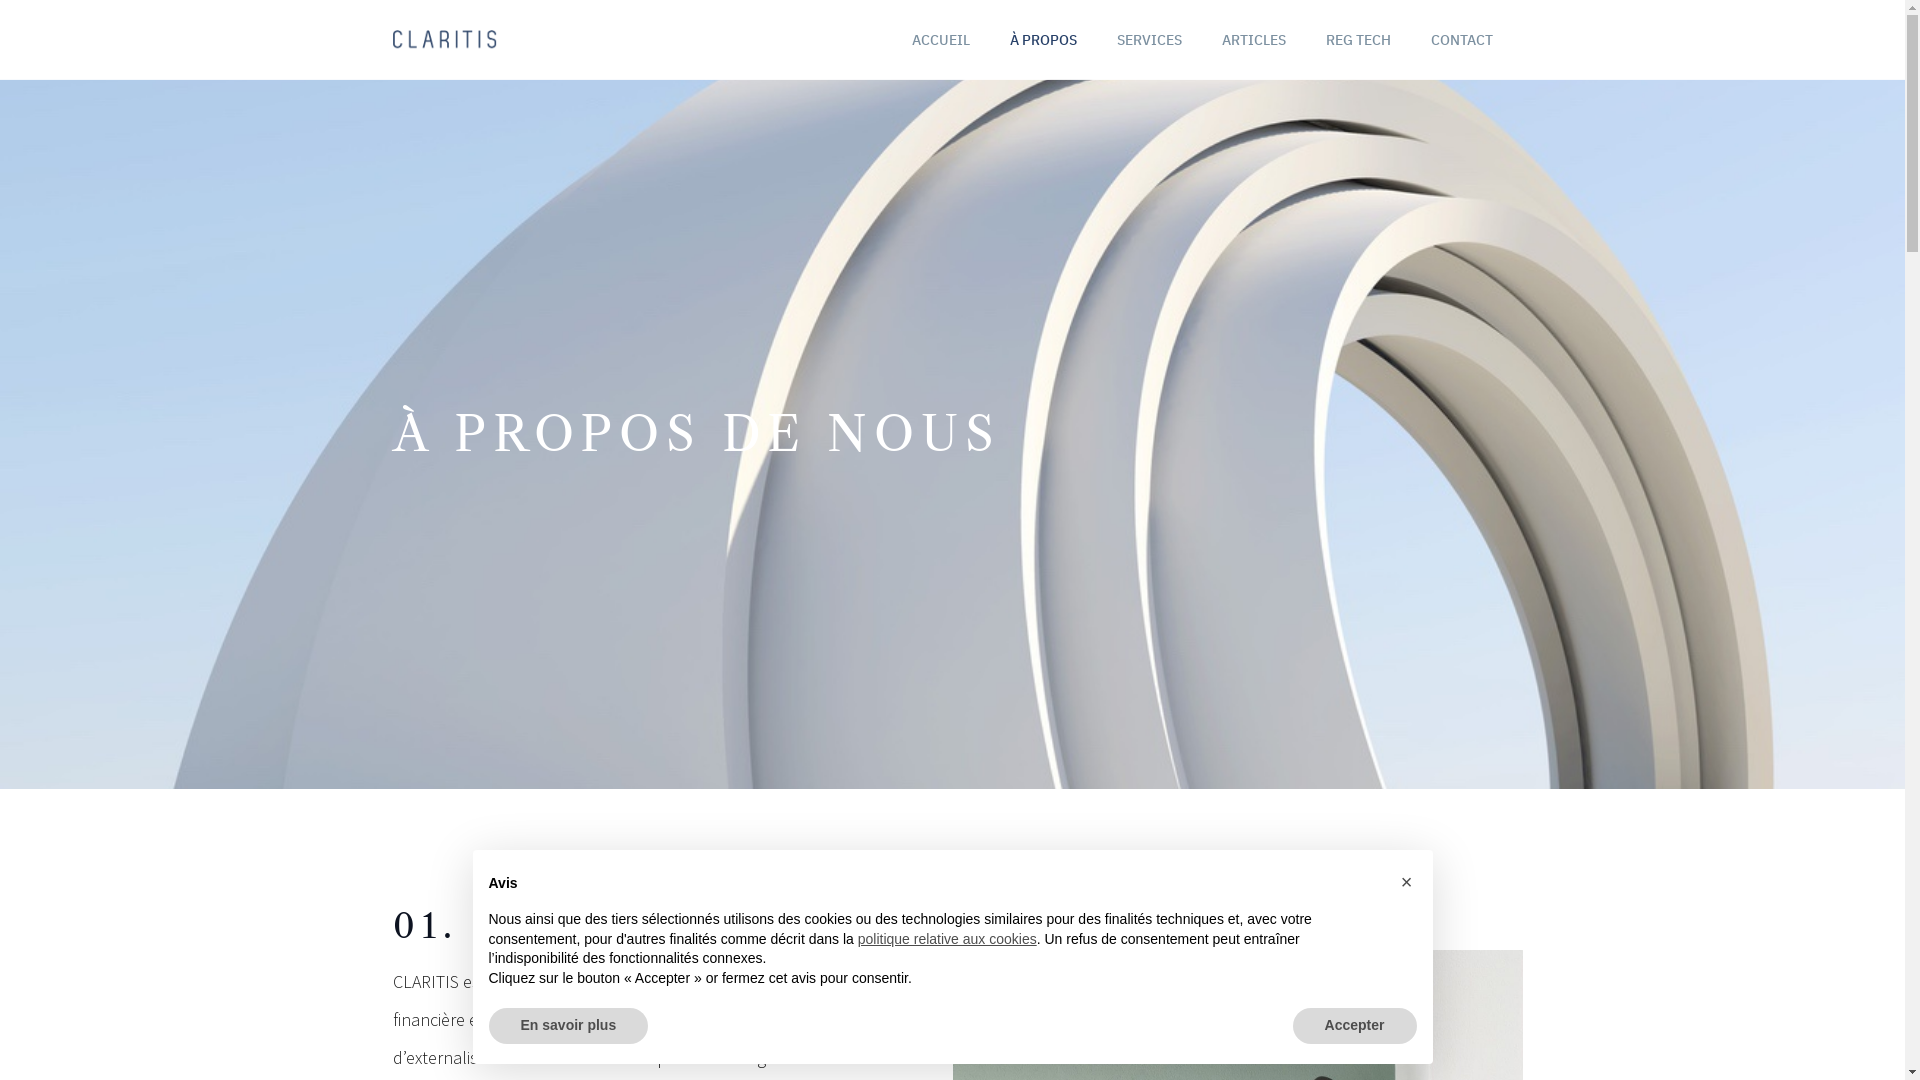  What do you see at coordinates (566, 1026) in the screenshot?
I see `'En savoir plus'` at bounding box center [566, 1026].